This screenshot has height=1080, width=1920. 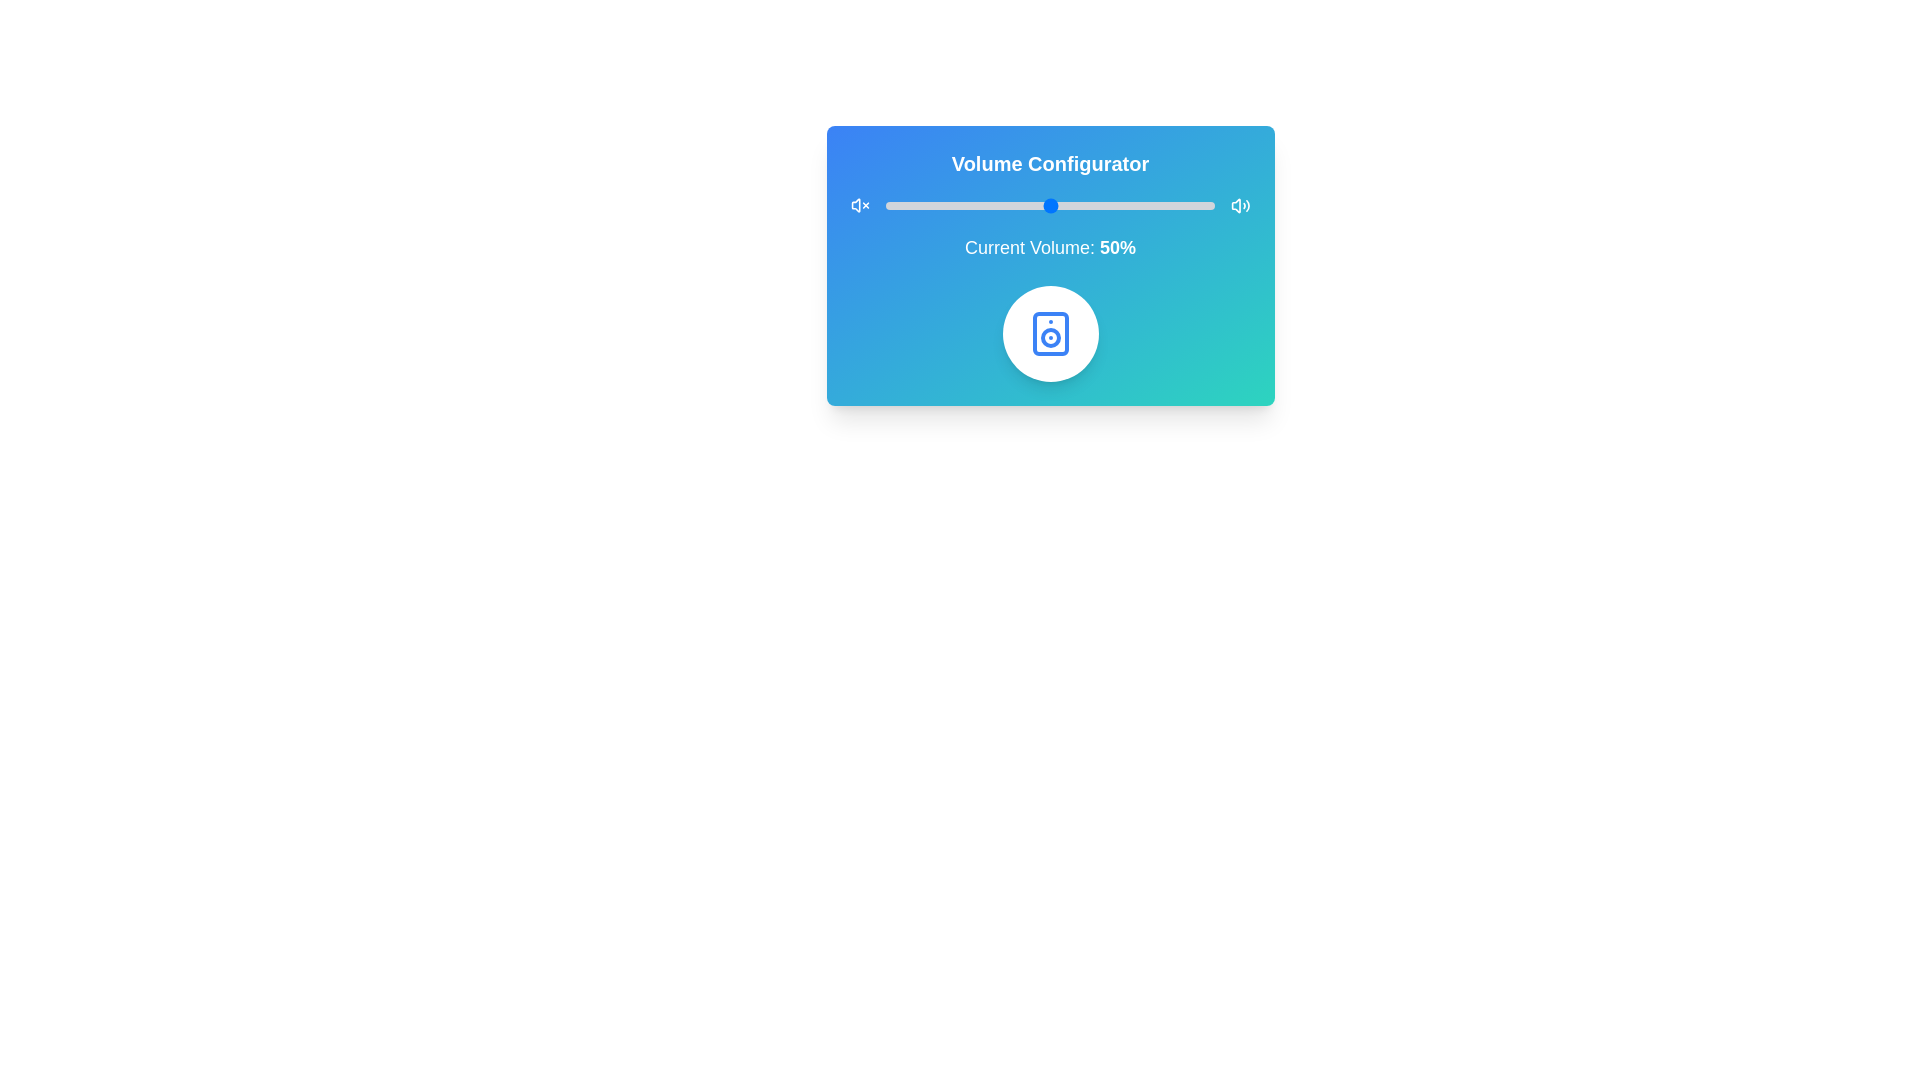 What do you see at coordinates (921, 205) in the screenshot?
I see `the volume slider to set the volume to 11%` at bounding box center [921, 205].